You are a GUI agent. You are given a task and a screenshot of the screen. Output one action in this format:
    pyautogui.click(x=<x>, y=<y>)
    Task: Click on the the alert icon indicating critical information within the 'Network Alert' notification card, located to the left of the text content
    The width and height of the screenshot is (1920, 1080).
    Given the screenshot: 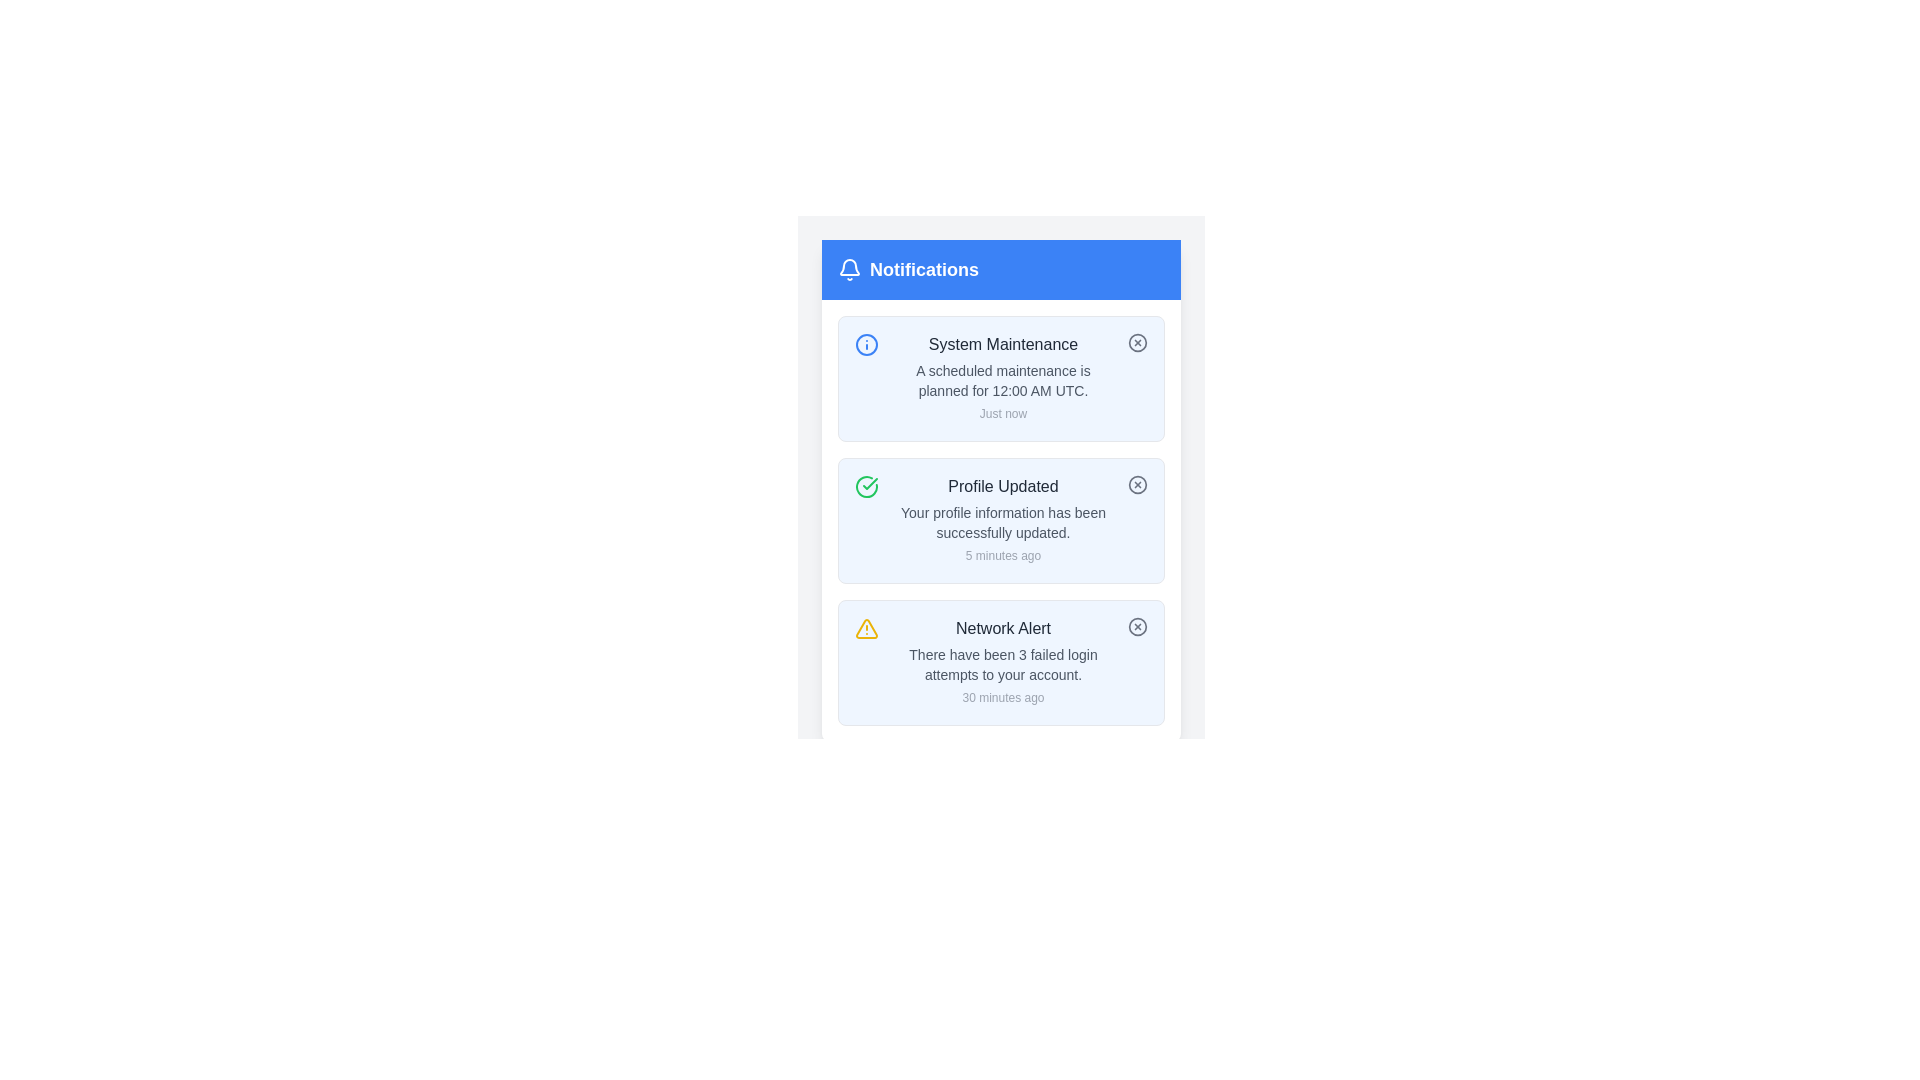 What is the action you would take?
    pyautogui.click(x=867, y=627)
    